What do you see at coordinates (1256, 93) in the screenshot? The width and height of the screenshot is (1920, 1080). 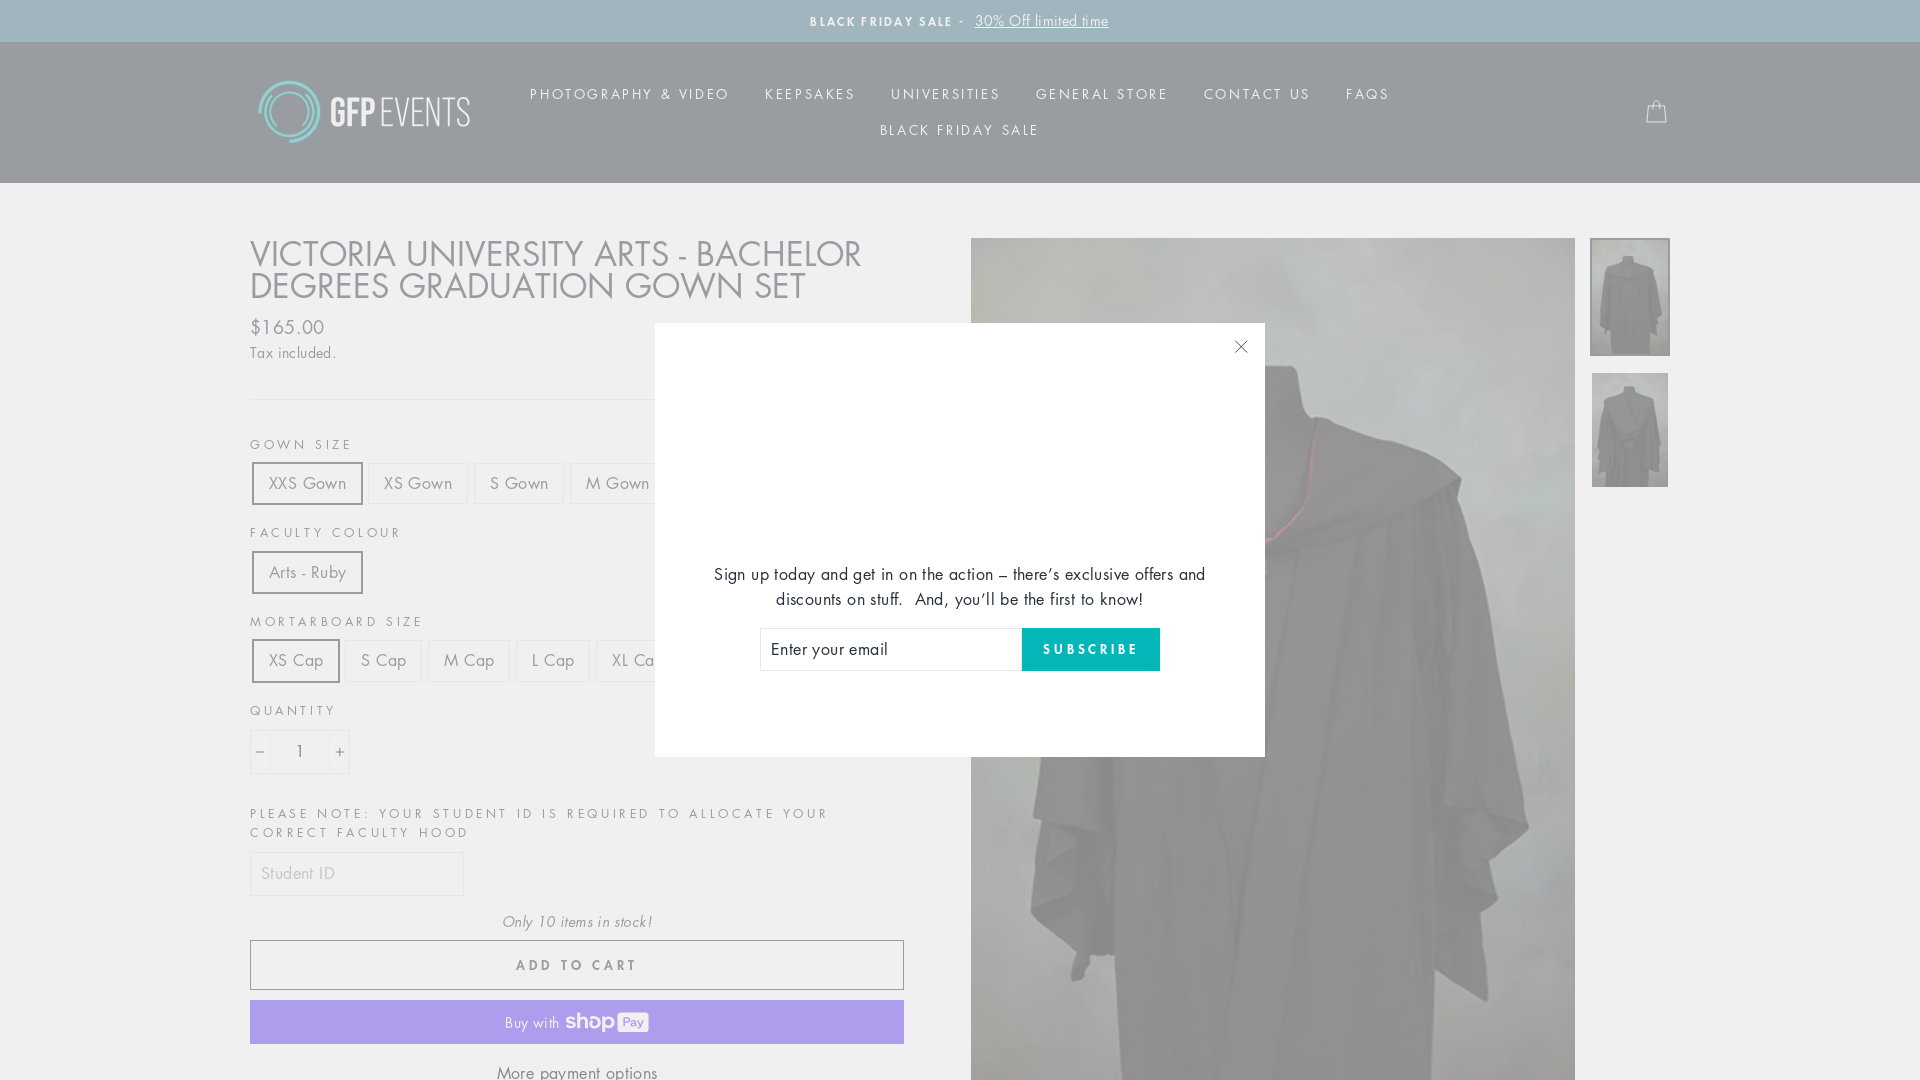 I see `'CONTACT US'` at bounding box center [1256, 93].